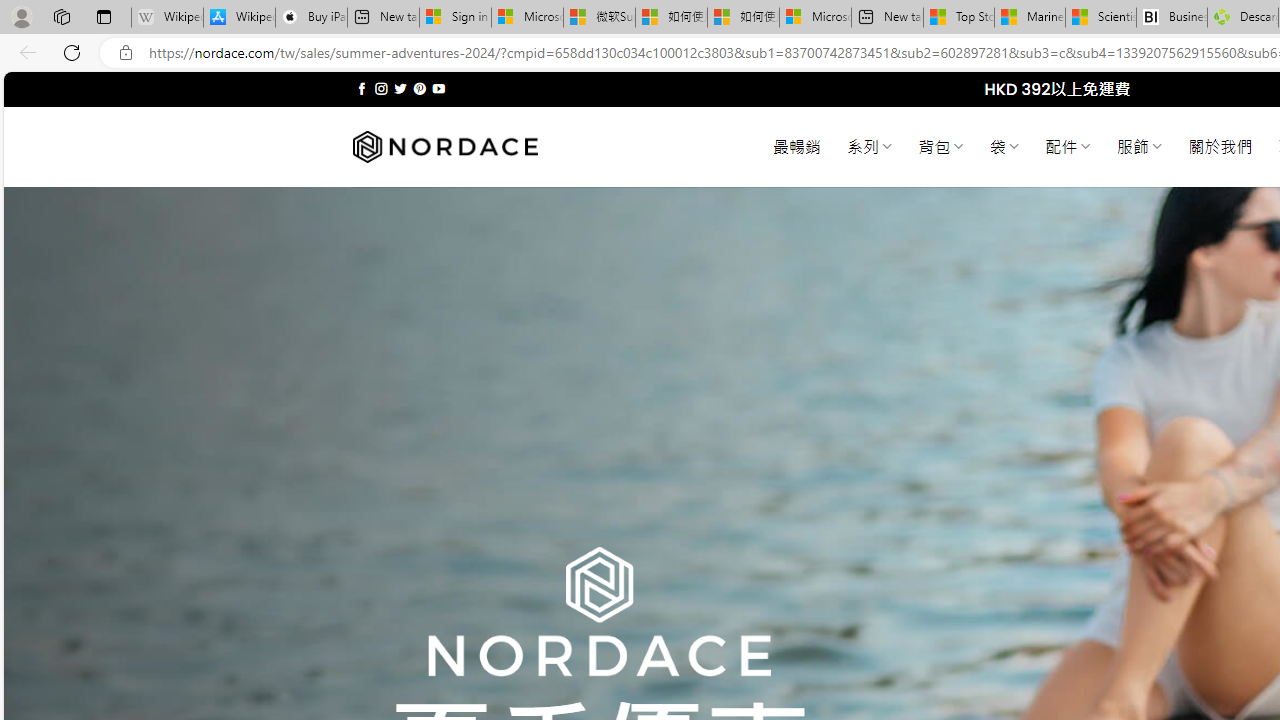 The height and width of the screenshot is (720, 1280). Describe the element at coordinates (438, 88) in the screenshot. I see `'Follow on YouTube'` at that location.